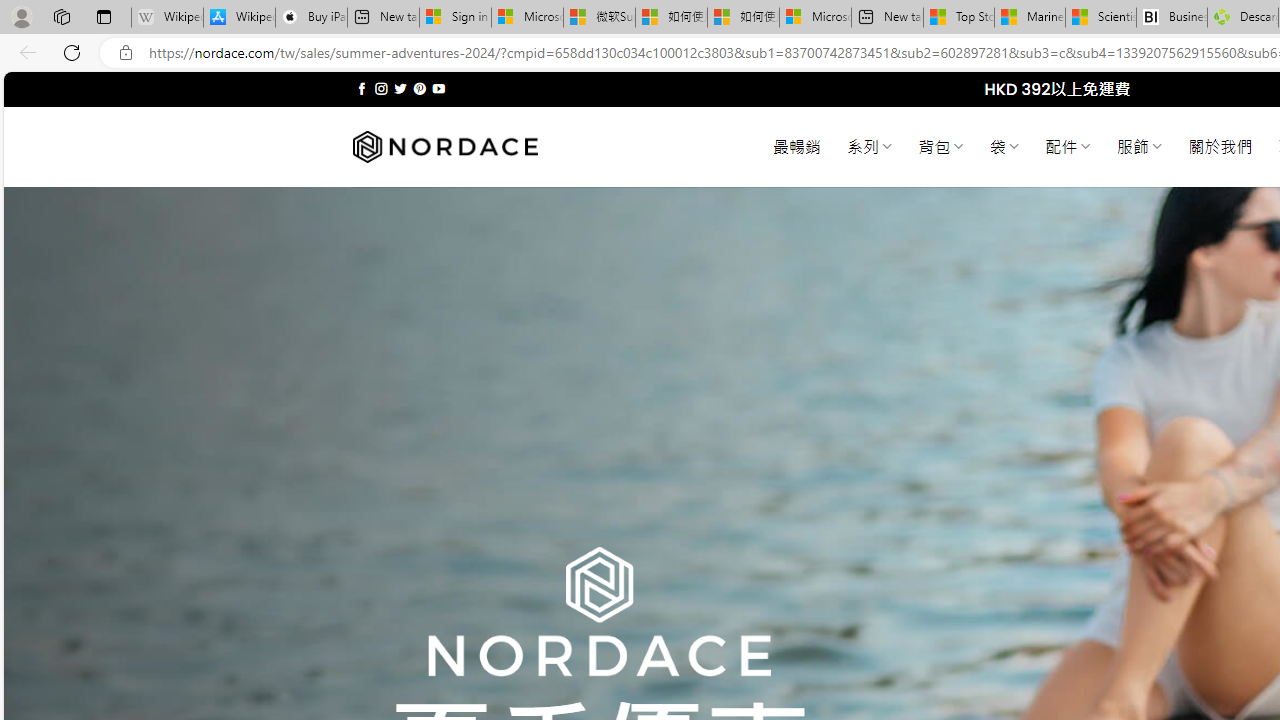 The height and width of the screenshot is (720, 1280). Describe the element at coordinates (438, 88) in the screenshot. I see `'Follow on YouTube'` at that location.